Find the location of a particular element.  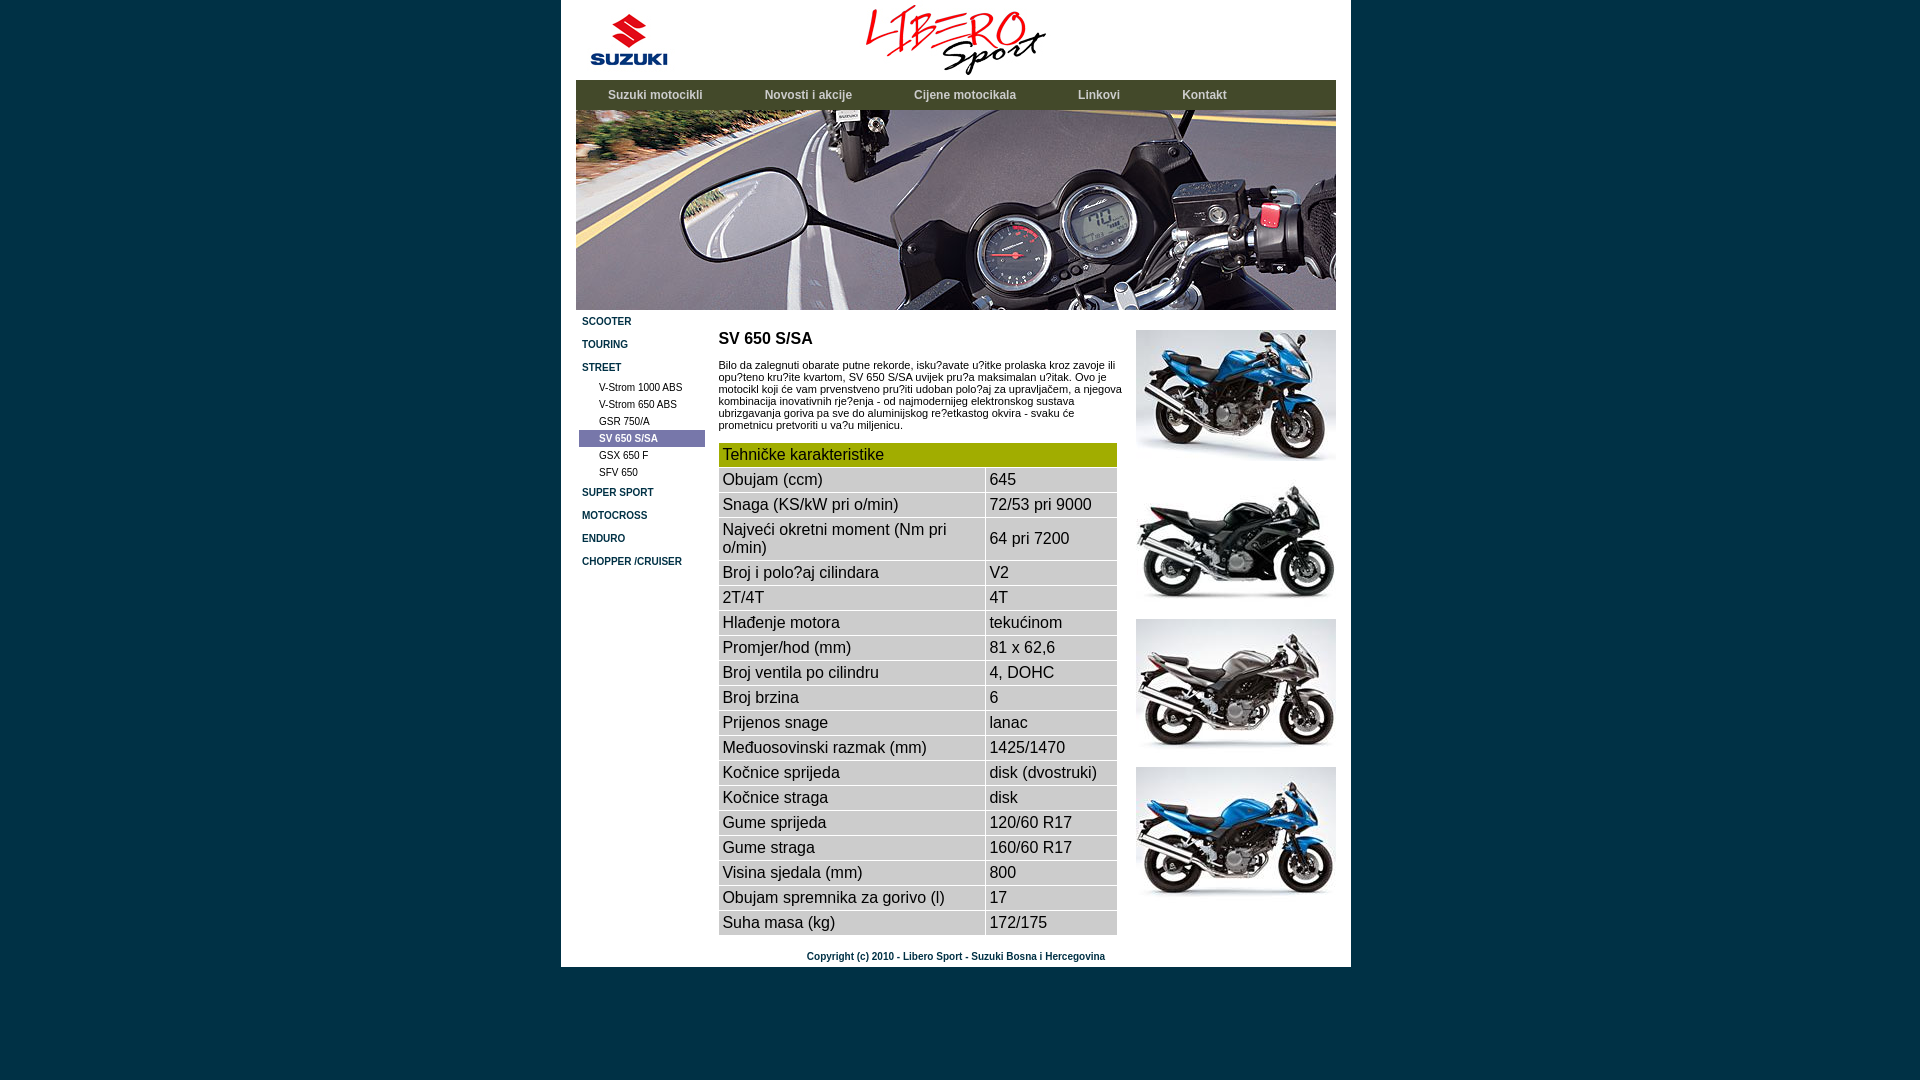

'GSX 650 F' is located at coordinates (642, 455).